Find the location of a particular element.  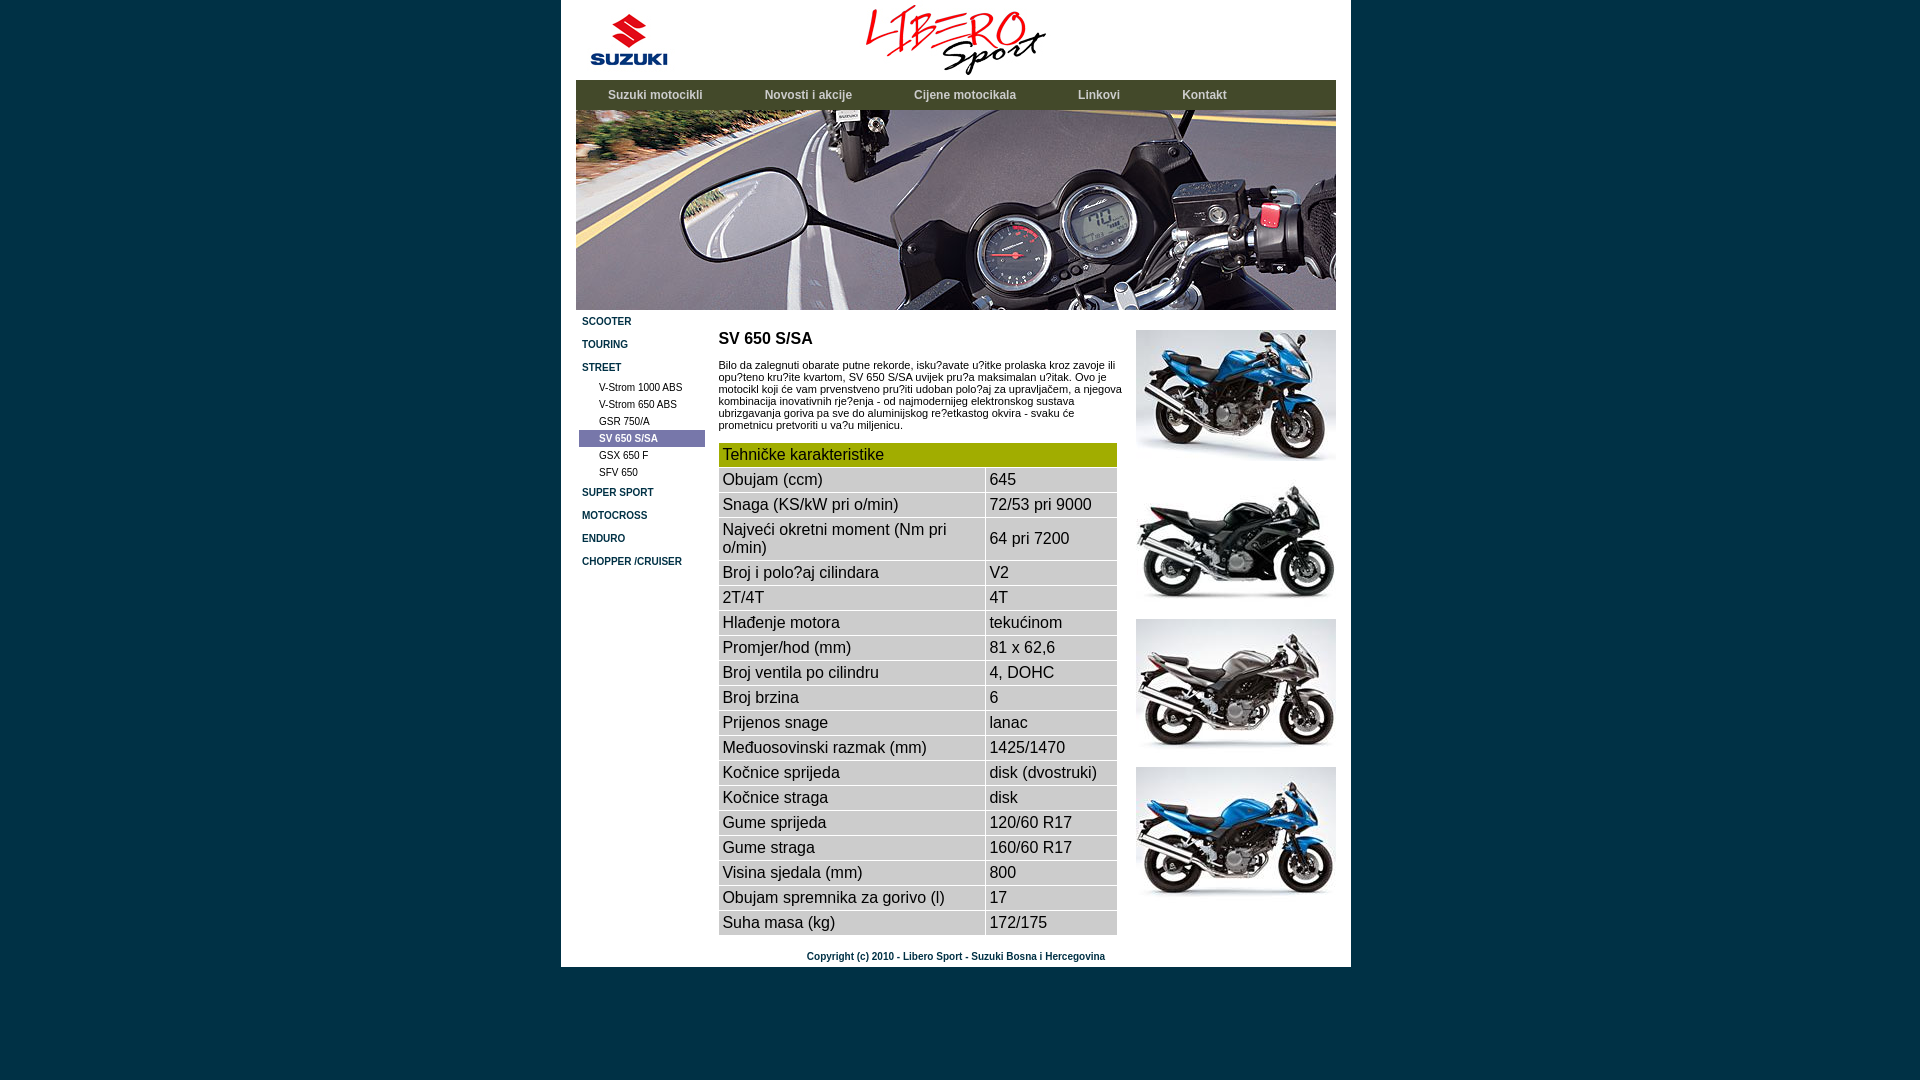

'GSX 650 F' is located at coordinates (642, 455).